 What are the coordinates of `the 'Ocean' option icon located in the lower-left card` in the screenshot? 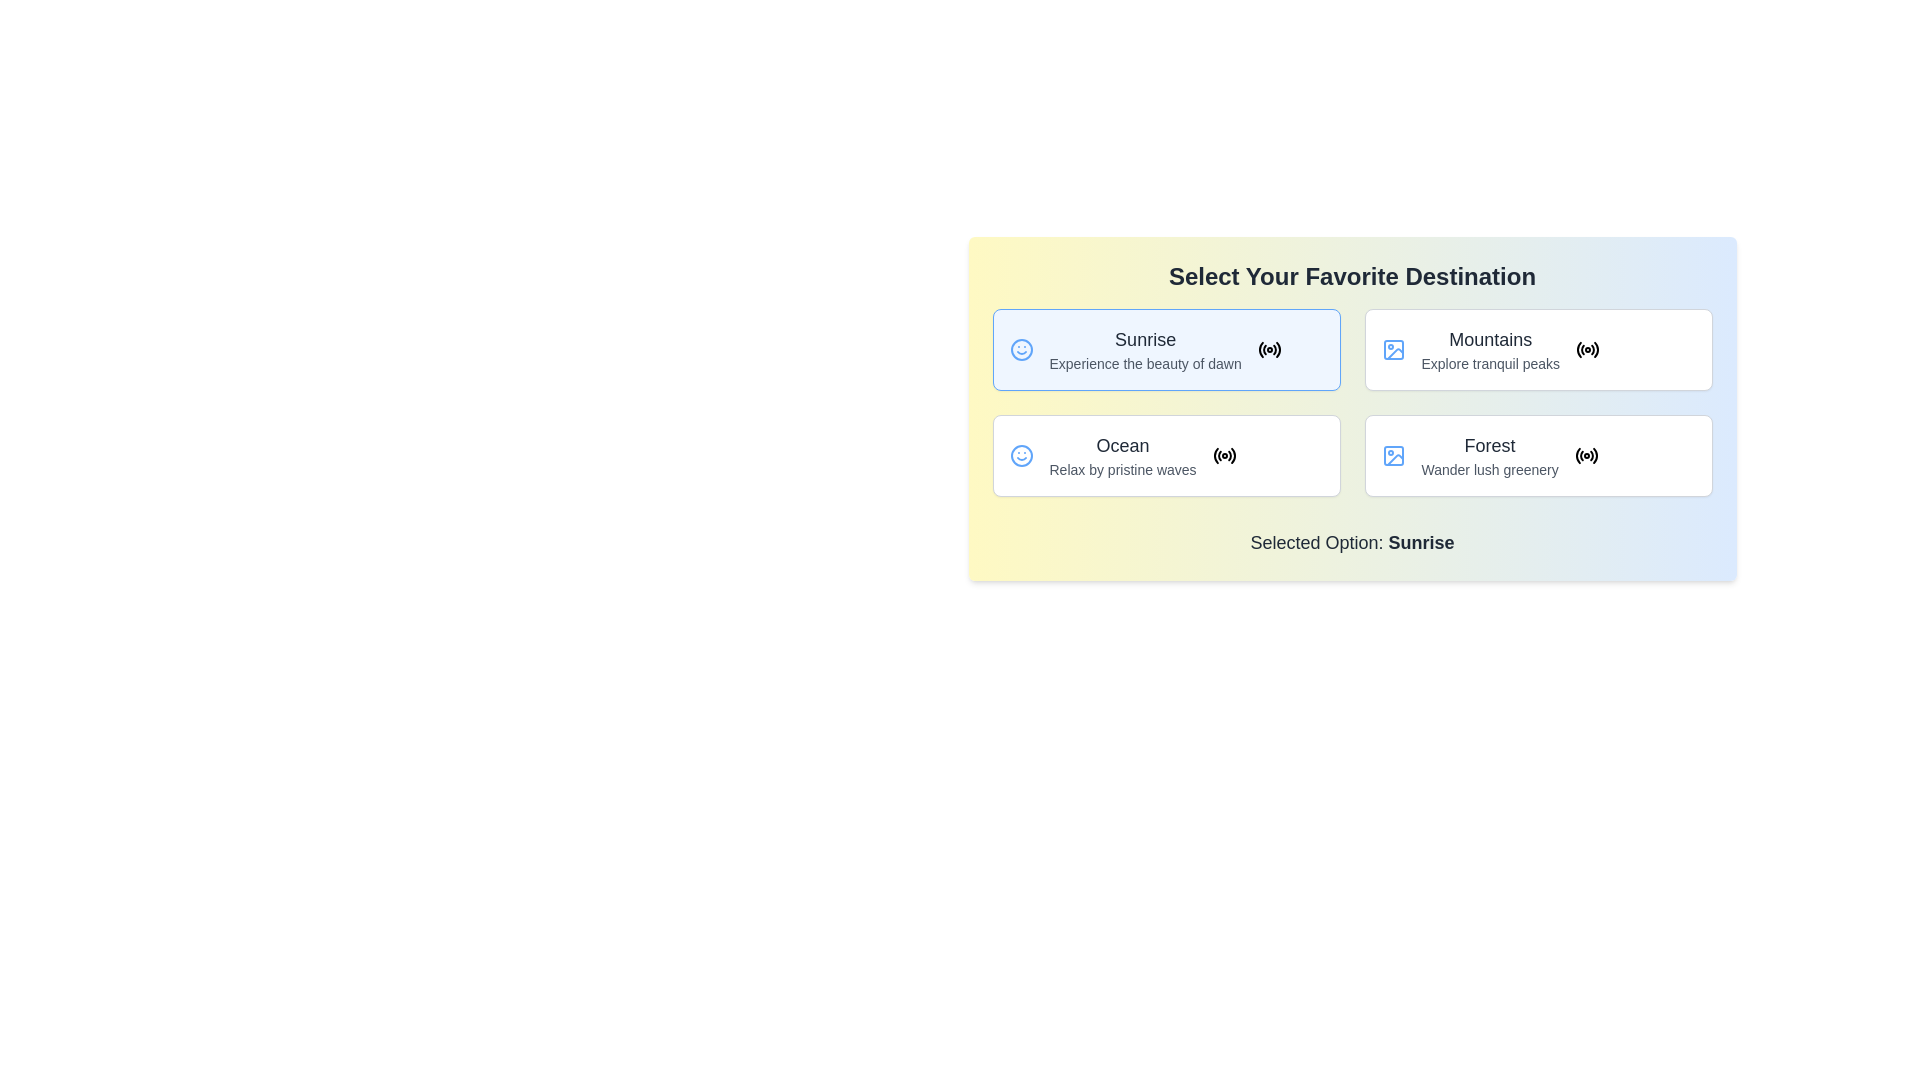 It's located at (1223, 455).